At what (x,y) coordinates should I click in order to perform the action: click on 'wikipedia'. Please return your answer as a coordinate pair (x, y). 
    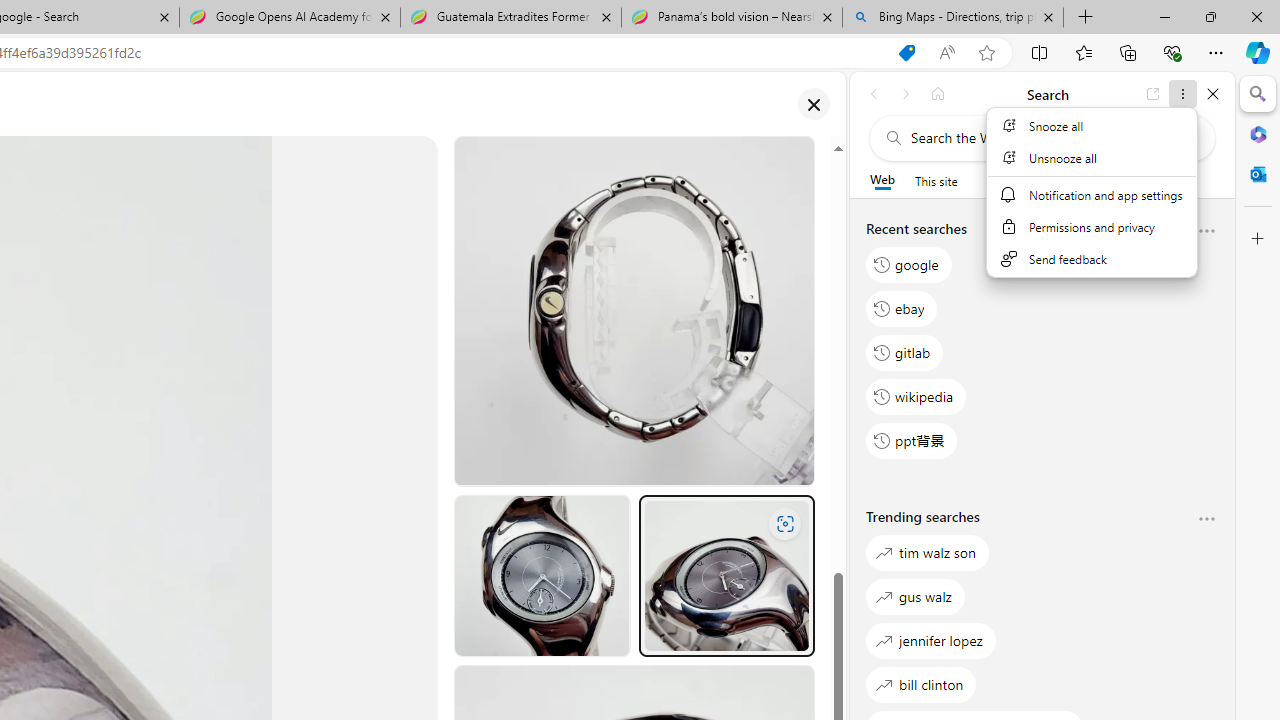
    Looking at the image, I should click on (915, 396).